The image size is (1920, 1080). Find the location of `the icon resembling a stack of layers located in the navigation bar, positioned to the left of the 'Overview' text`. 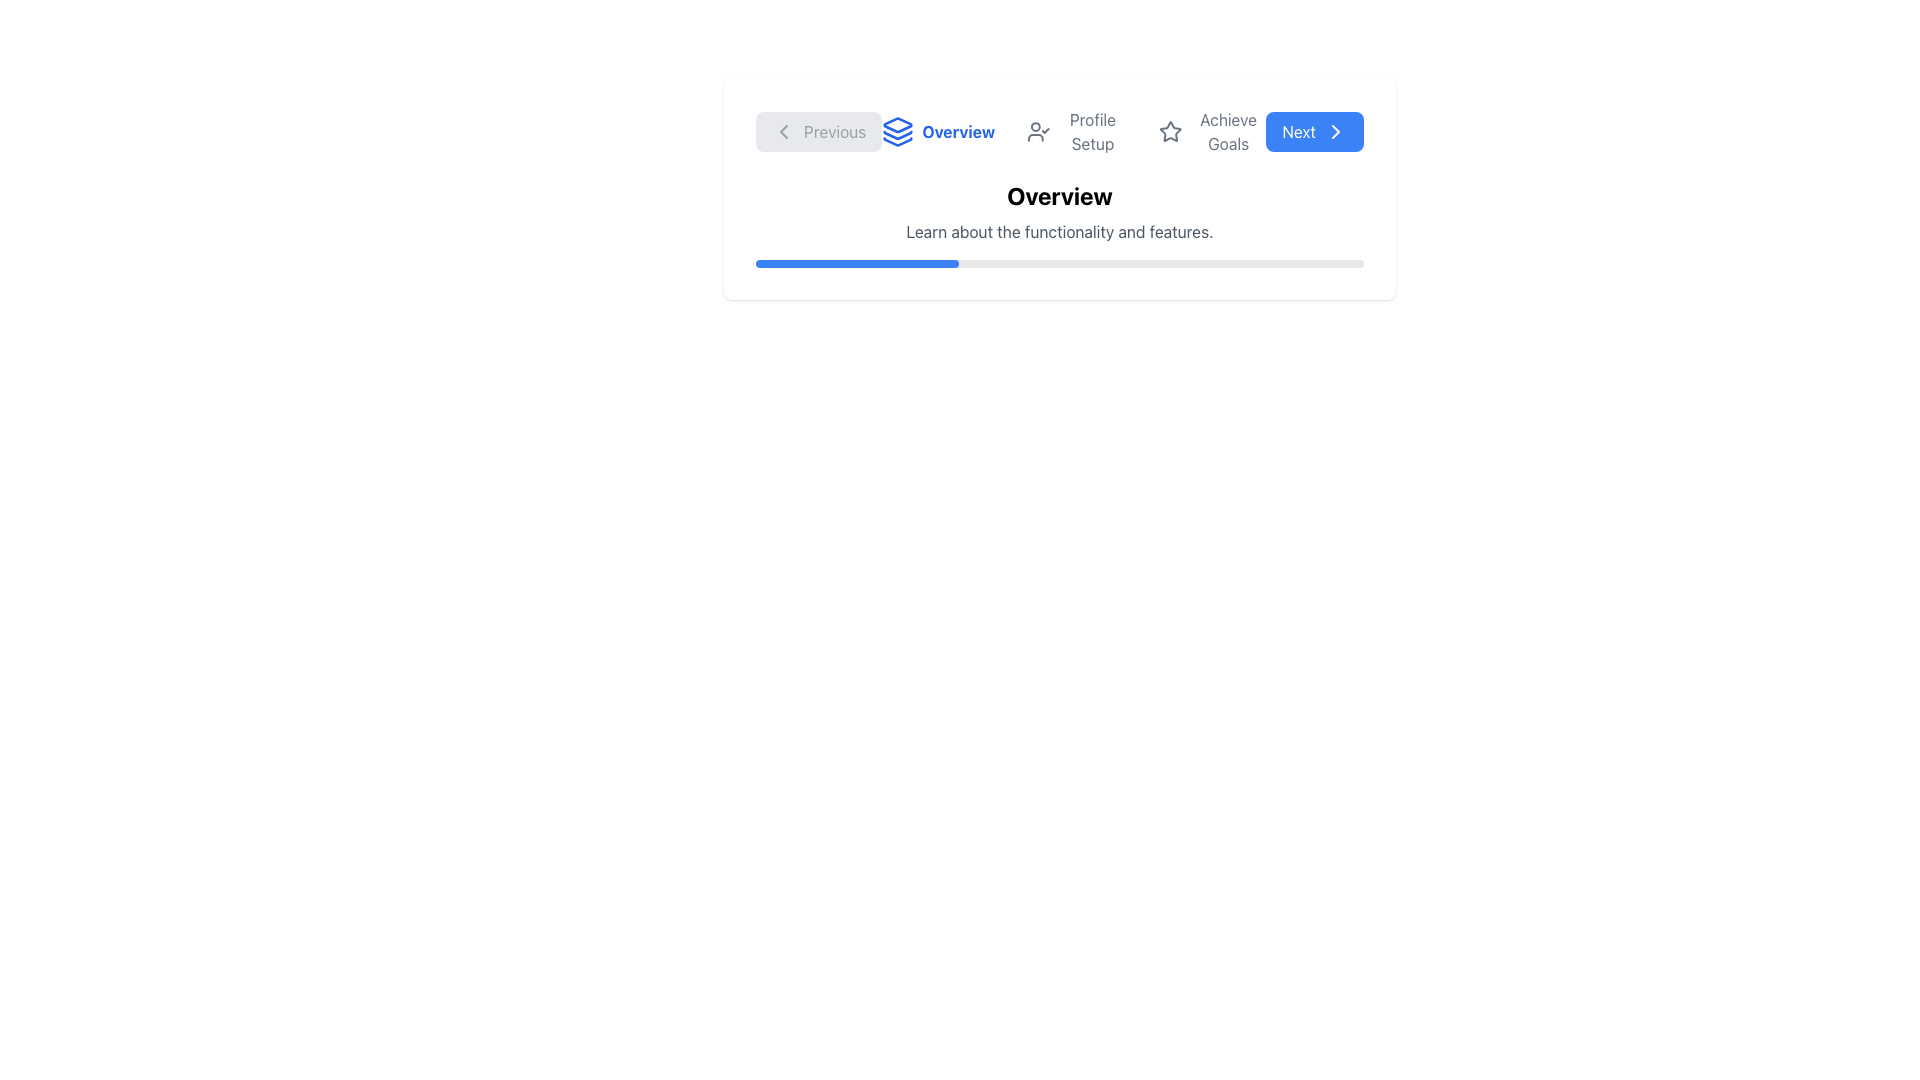

the icon resembling a stack of layers located in the navigation bar, positioned to the left of the 'Overview' text is located at coordinates (897, 131).